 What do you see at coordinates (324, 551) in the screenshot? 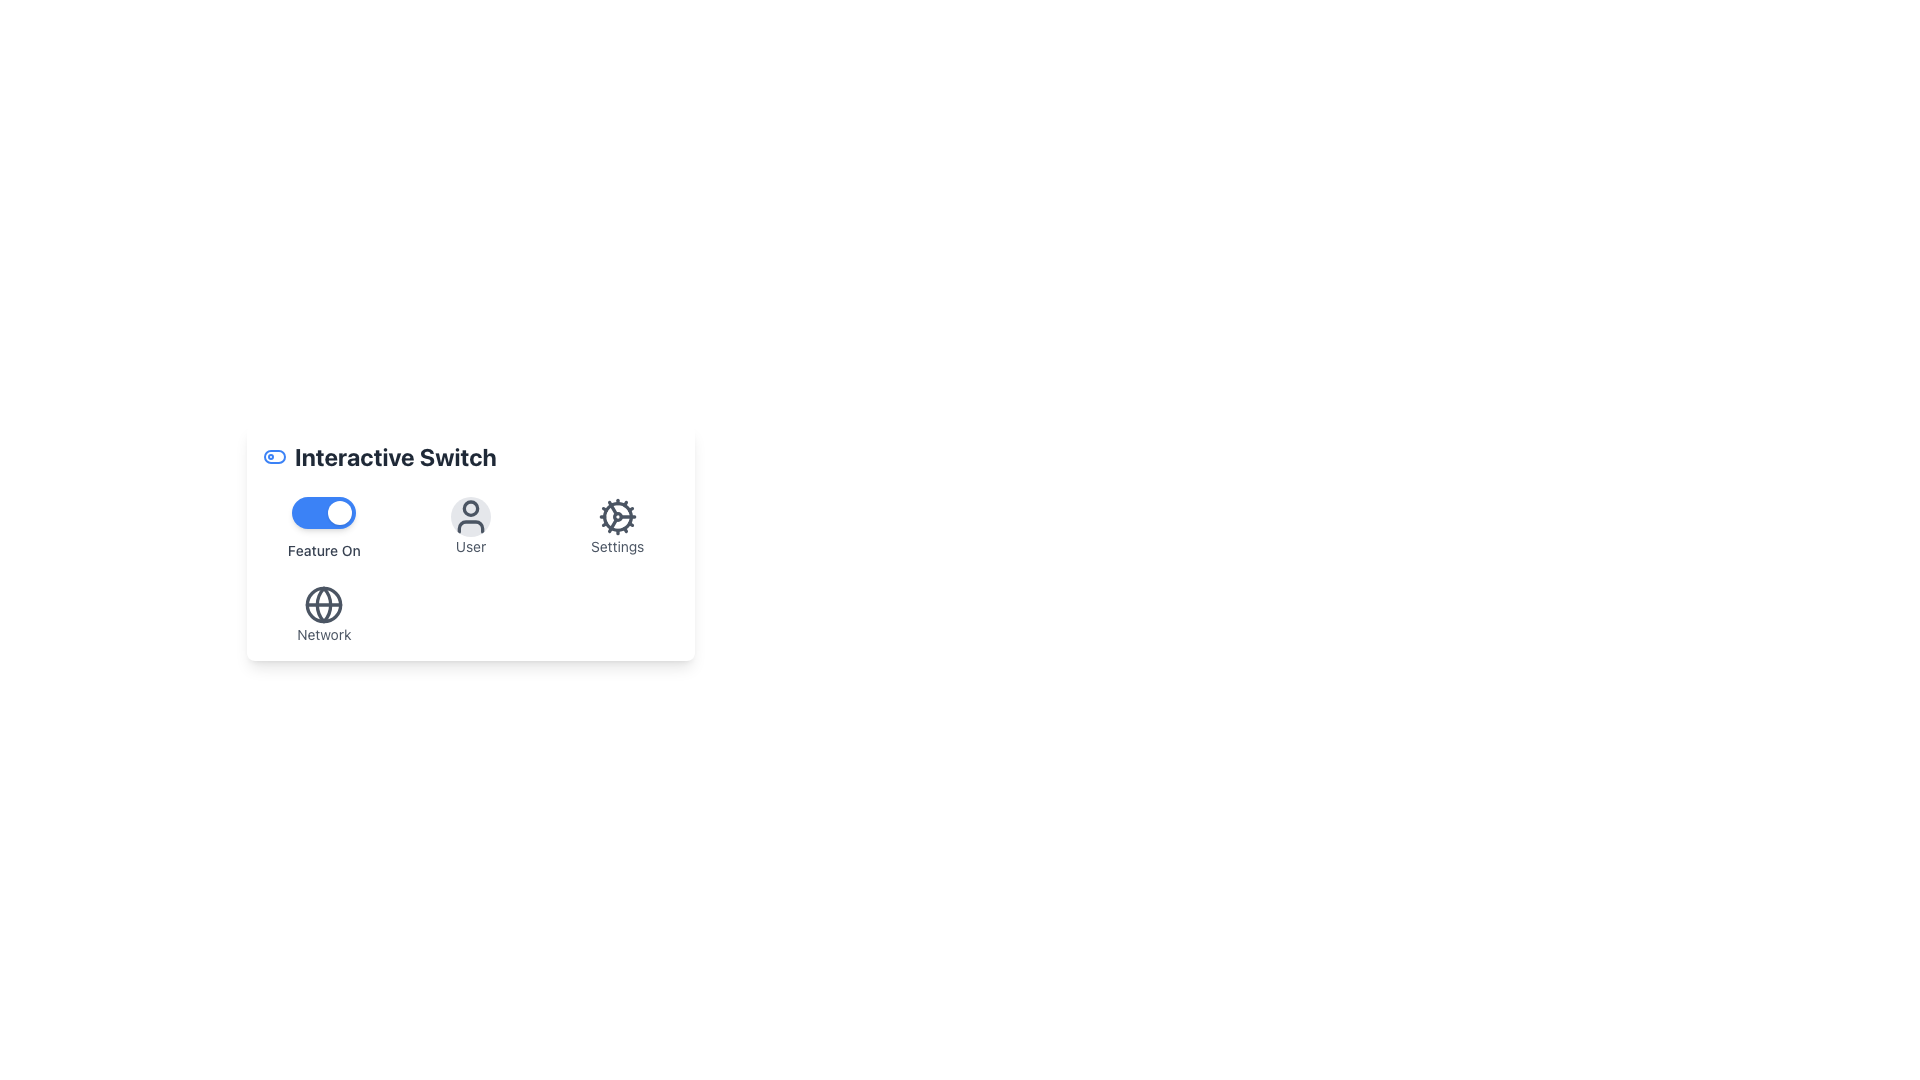
I see `the text label reading 'Feature On', which is located centrally below the blue toggle switch in a card-style layout` at bounding box center [324, 551].